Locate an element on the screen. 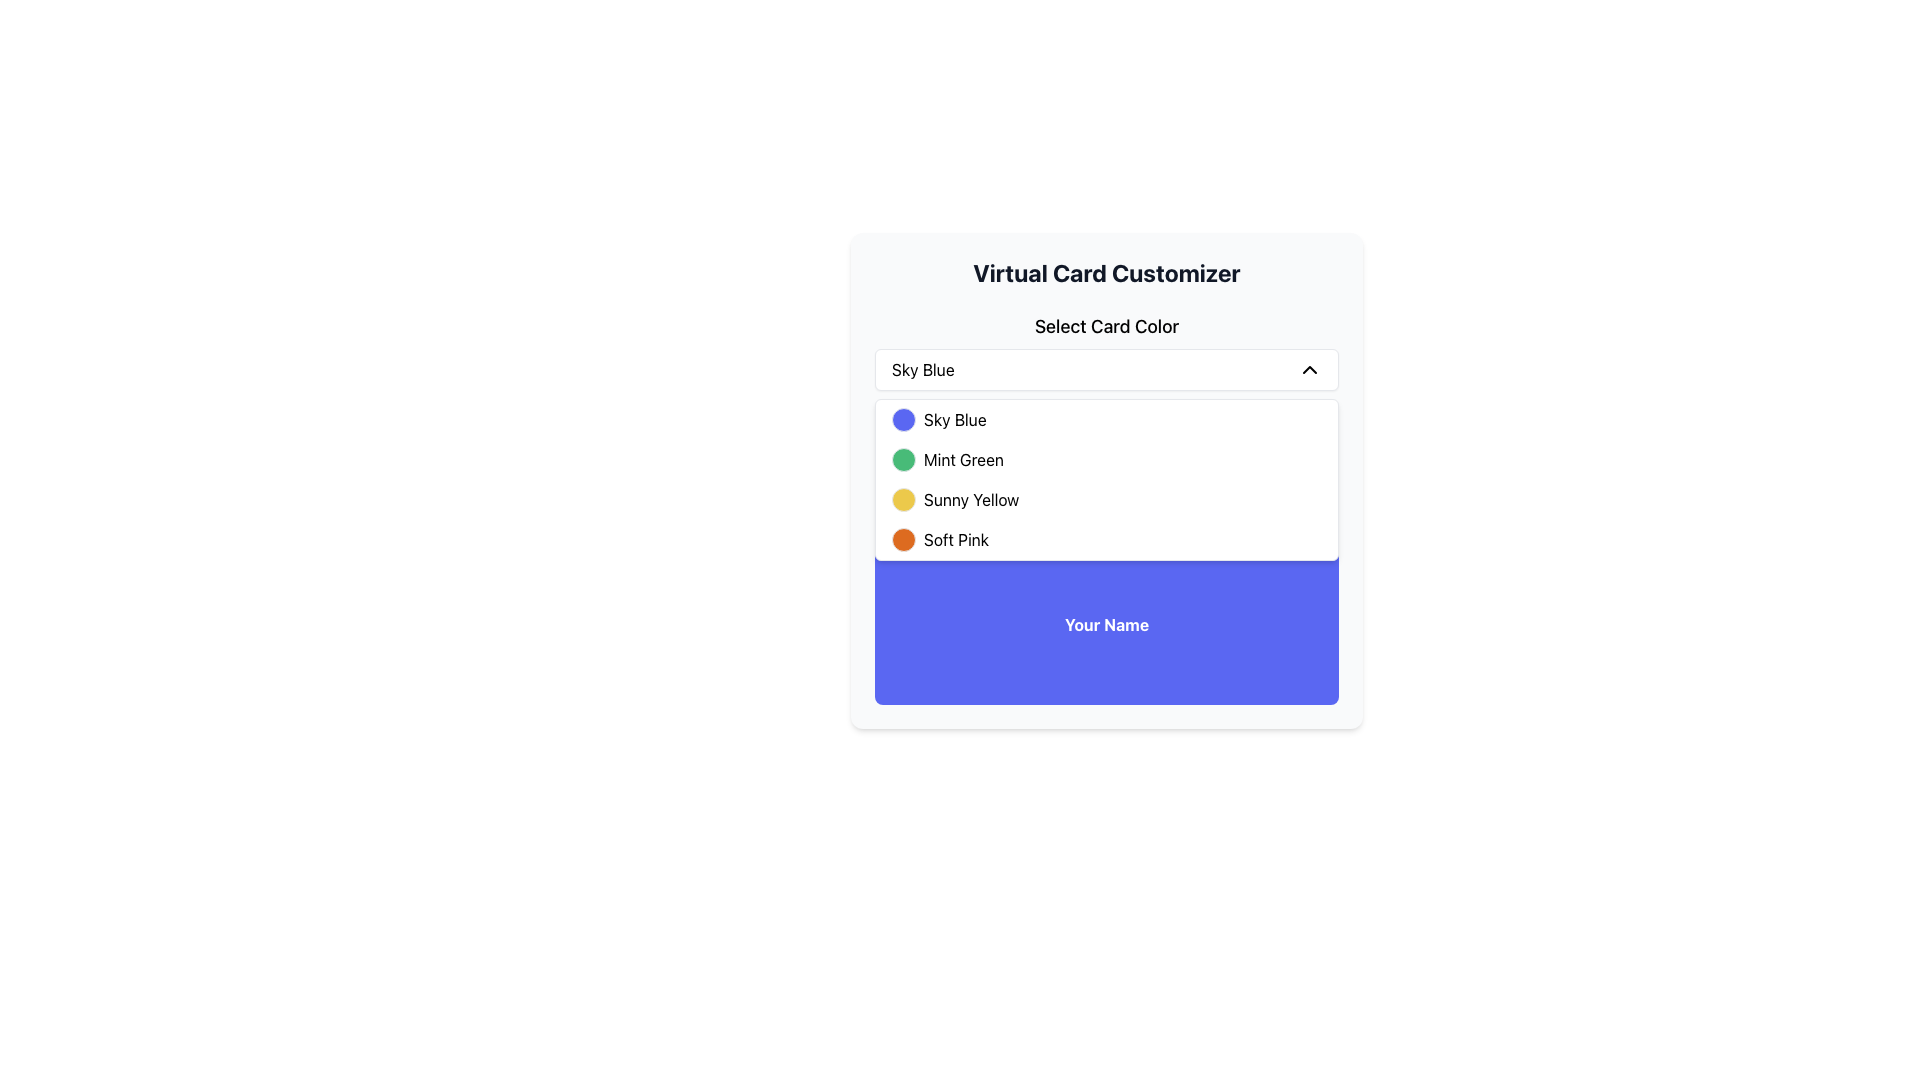  the 'Soft Pink' text label is located at coordinates (955, 540).